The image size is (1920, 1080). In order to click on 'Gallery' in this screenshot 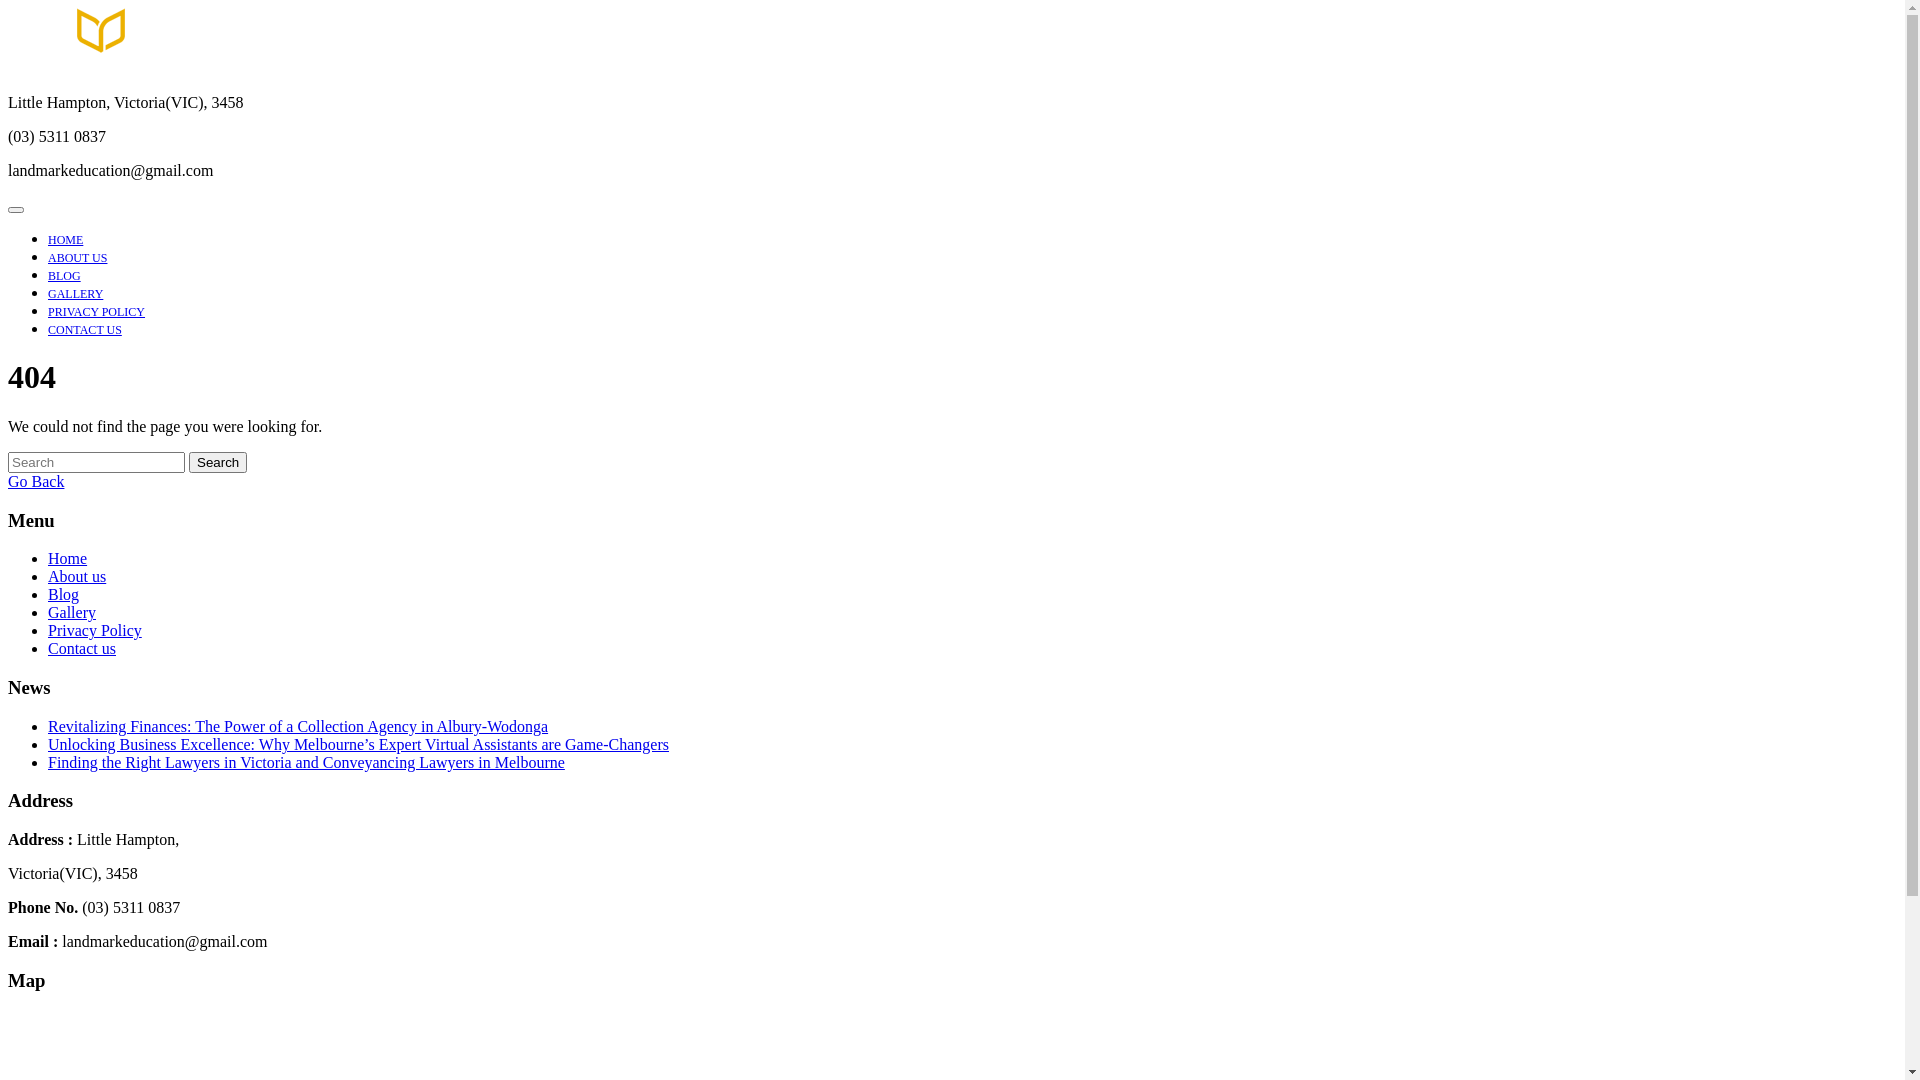, I will do `click(72, 611)`.